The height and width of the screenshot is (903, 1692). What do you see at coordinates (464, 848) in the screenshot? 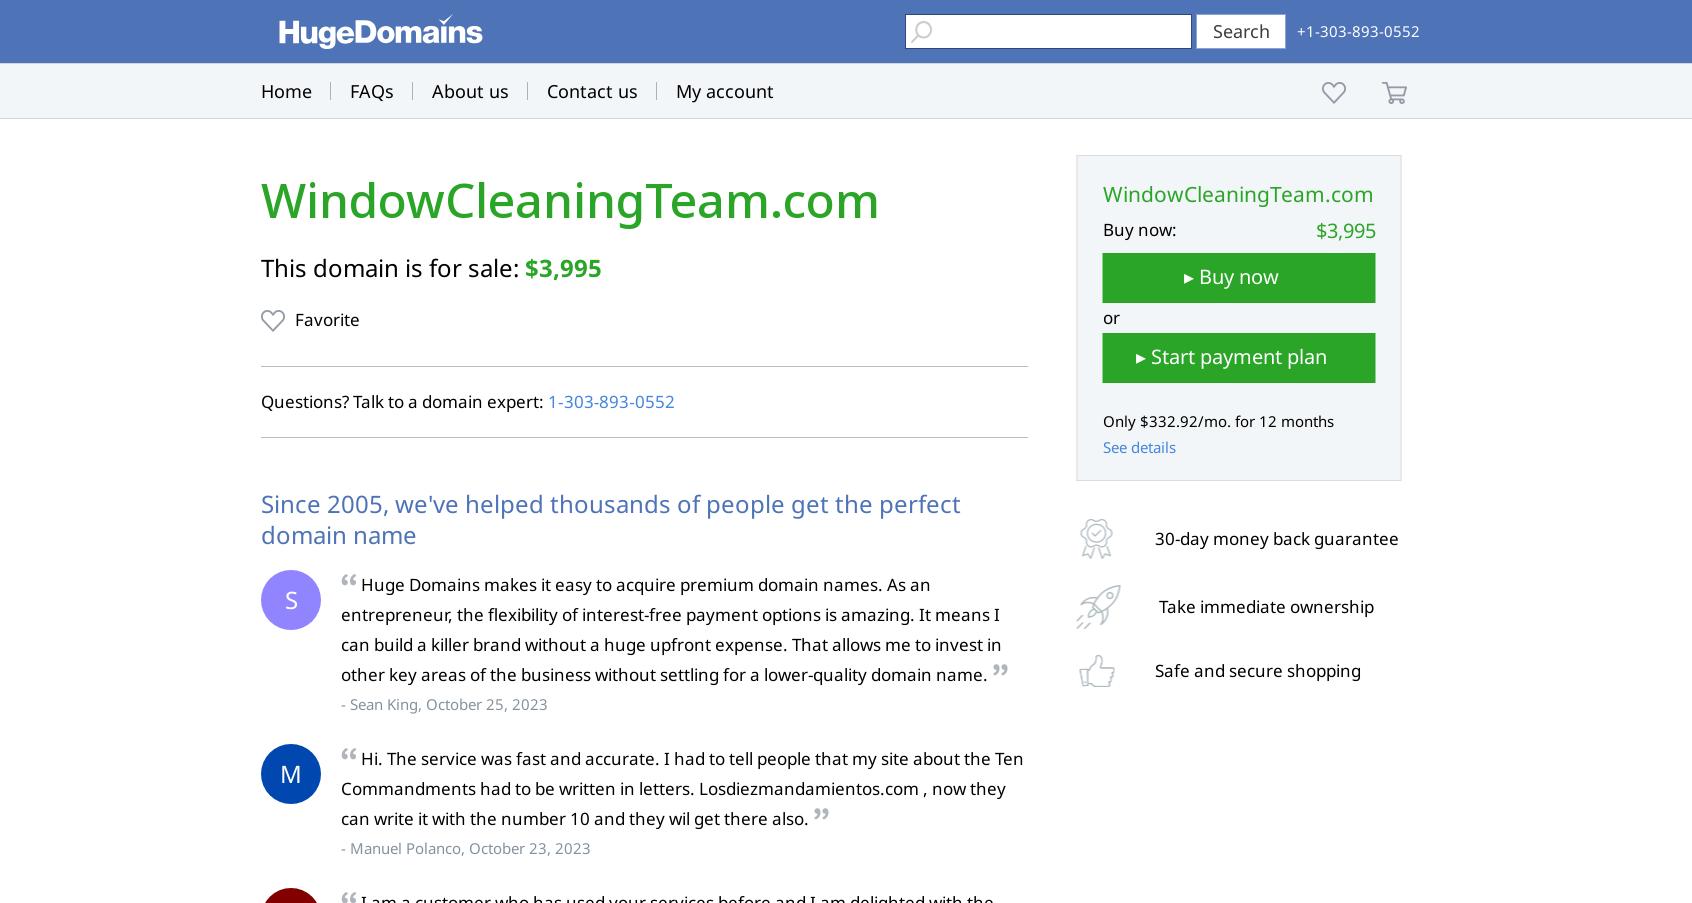
I see `'- Manuel Polanco, October 23, 2023'` at bounding box center [464, 848].